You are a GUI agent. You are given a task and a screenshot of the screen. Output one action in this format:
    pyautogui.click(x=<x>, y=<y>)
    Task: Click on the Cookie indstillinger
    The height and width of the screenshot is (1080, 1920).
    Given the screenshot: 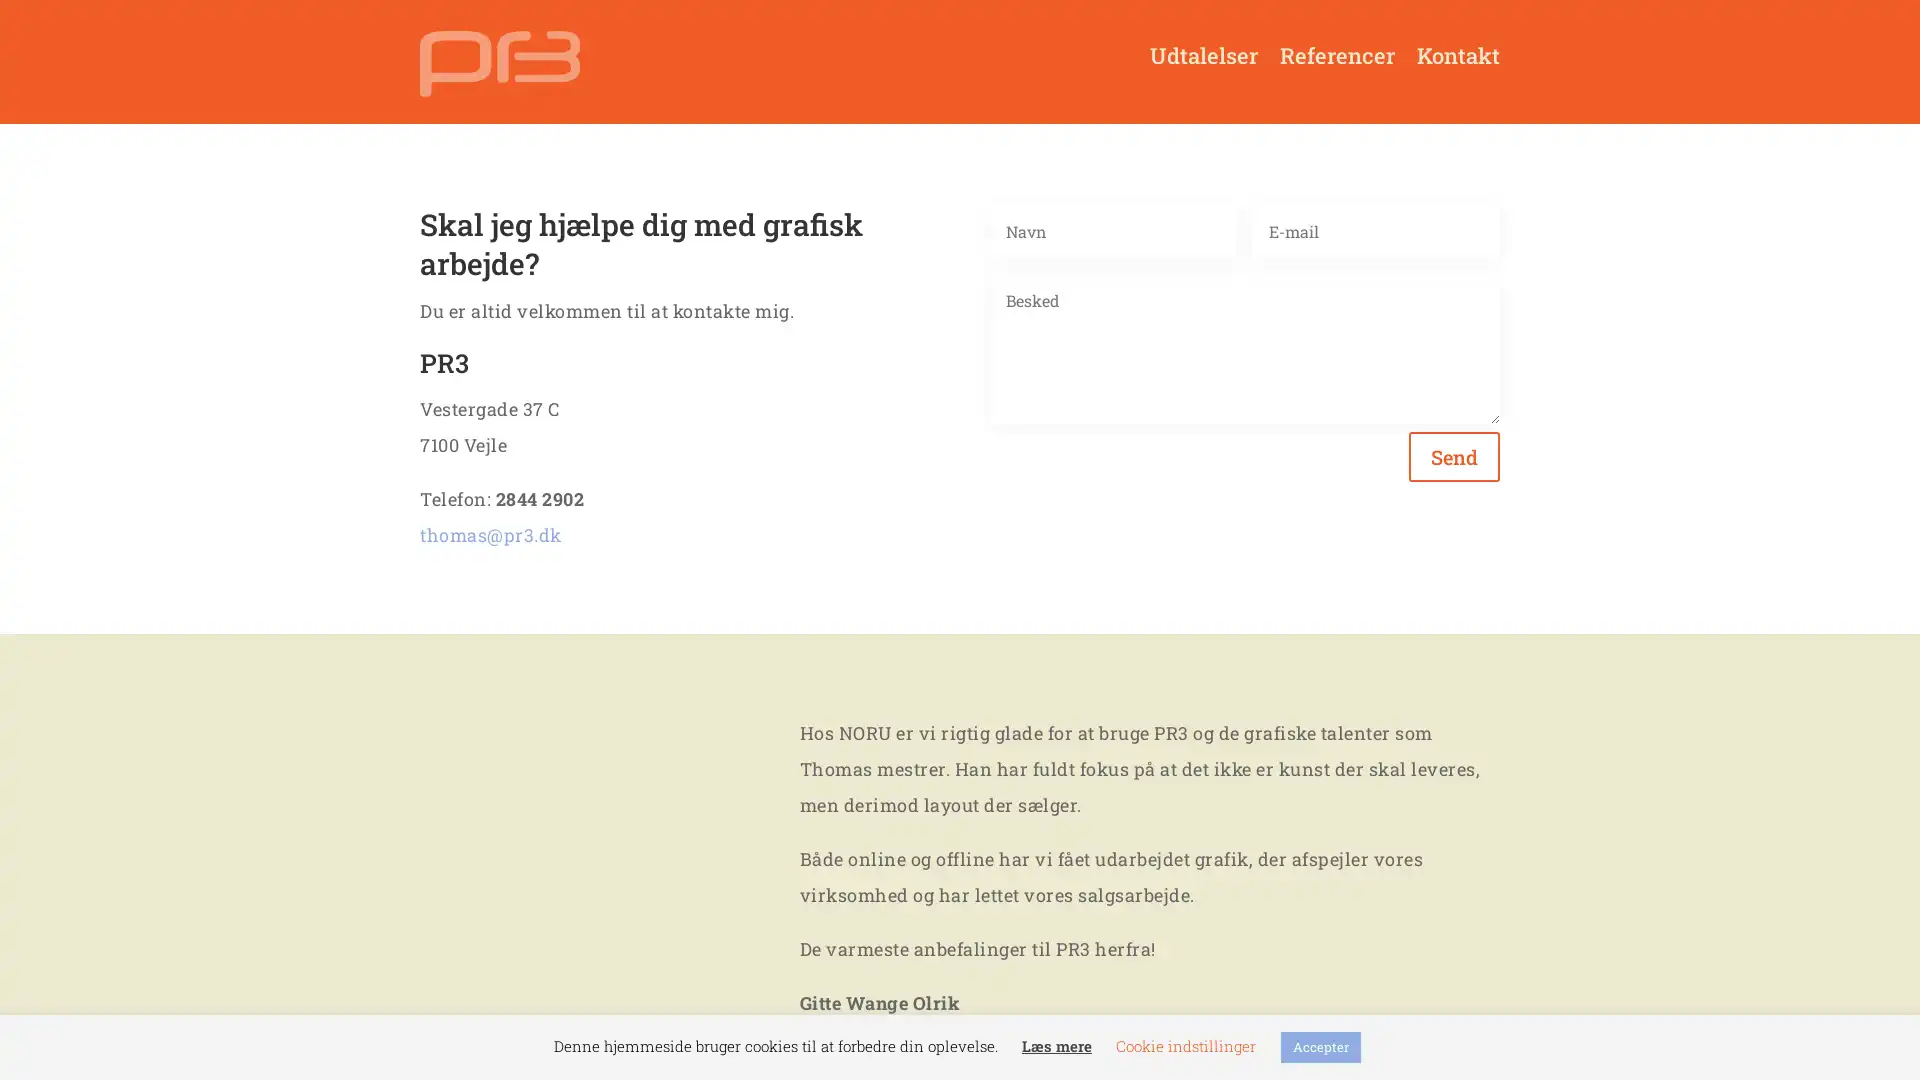 What is the action you would take?
    pyautogui.click(x=1185, y=1044)
    